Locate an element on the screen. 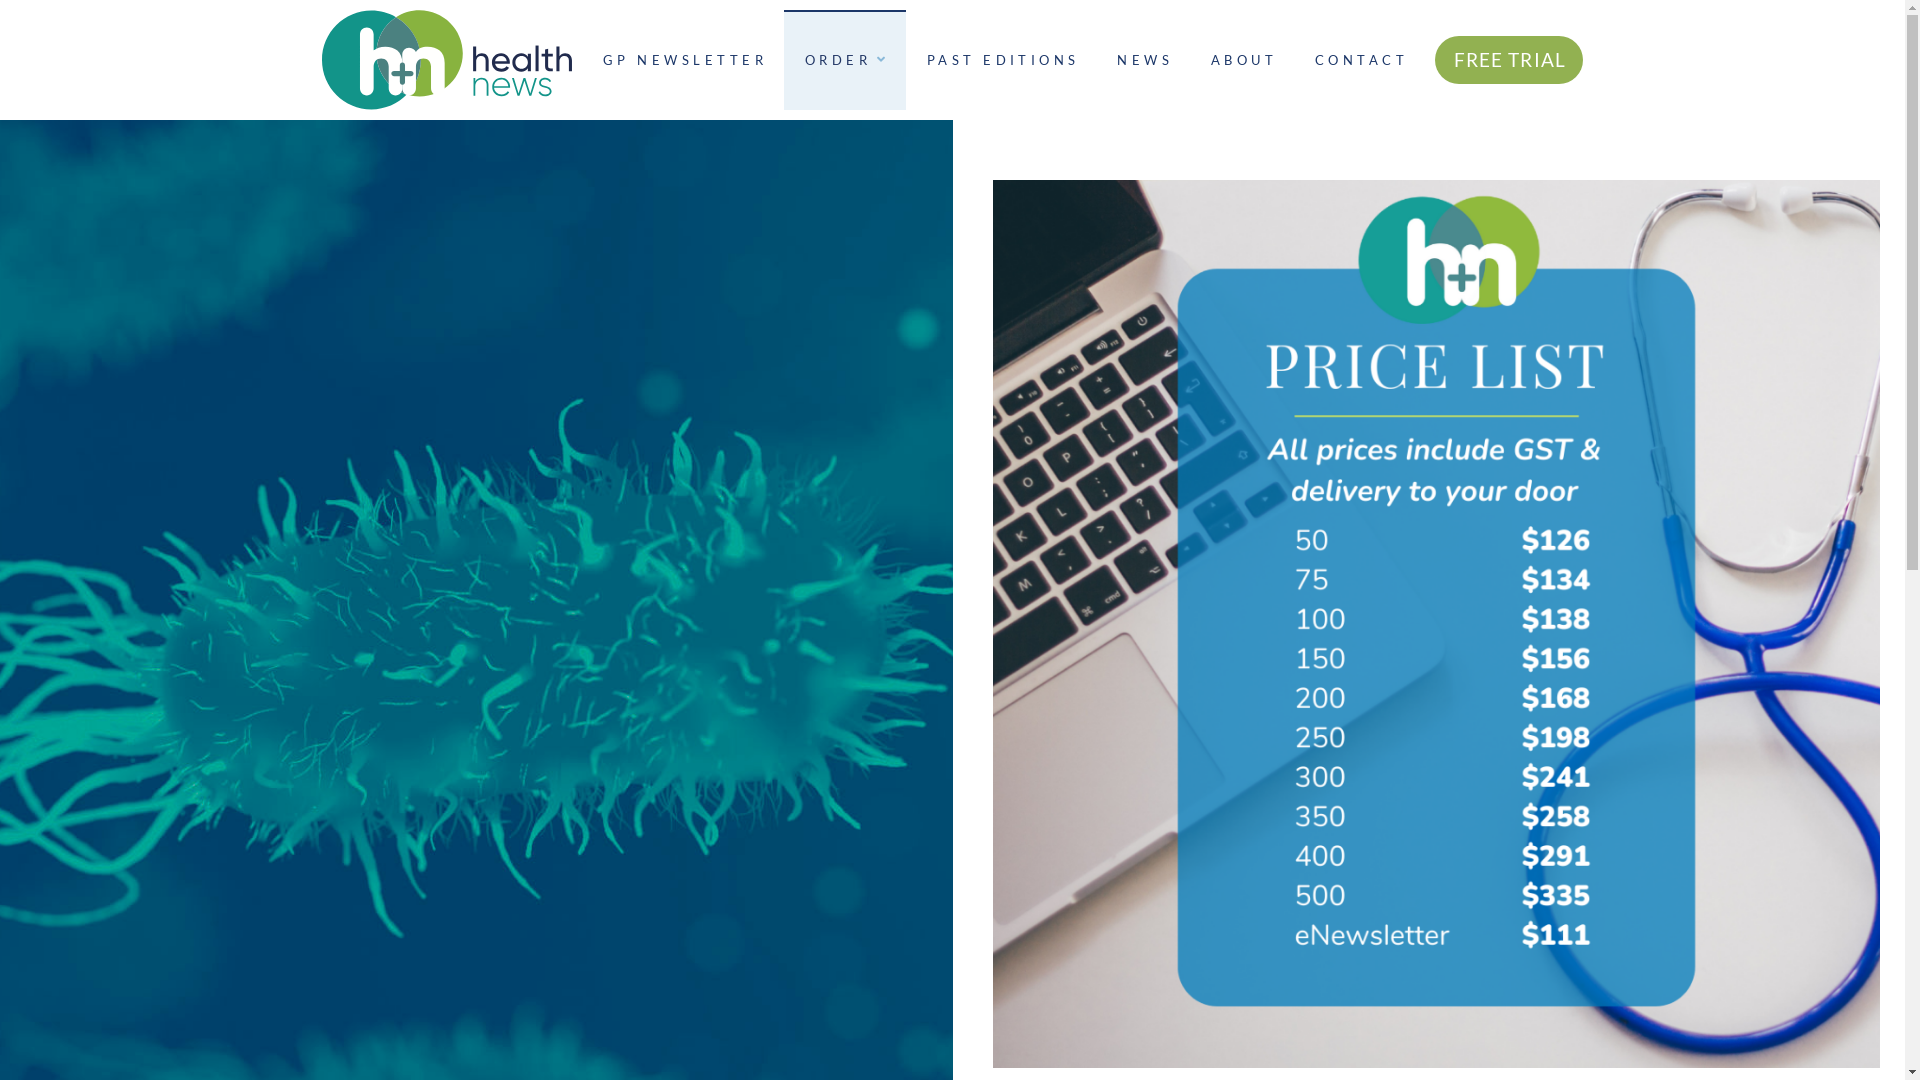  'GP NEWSLETTER' is located at coordinates (580, 59).